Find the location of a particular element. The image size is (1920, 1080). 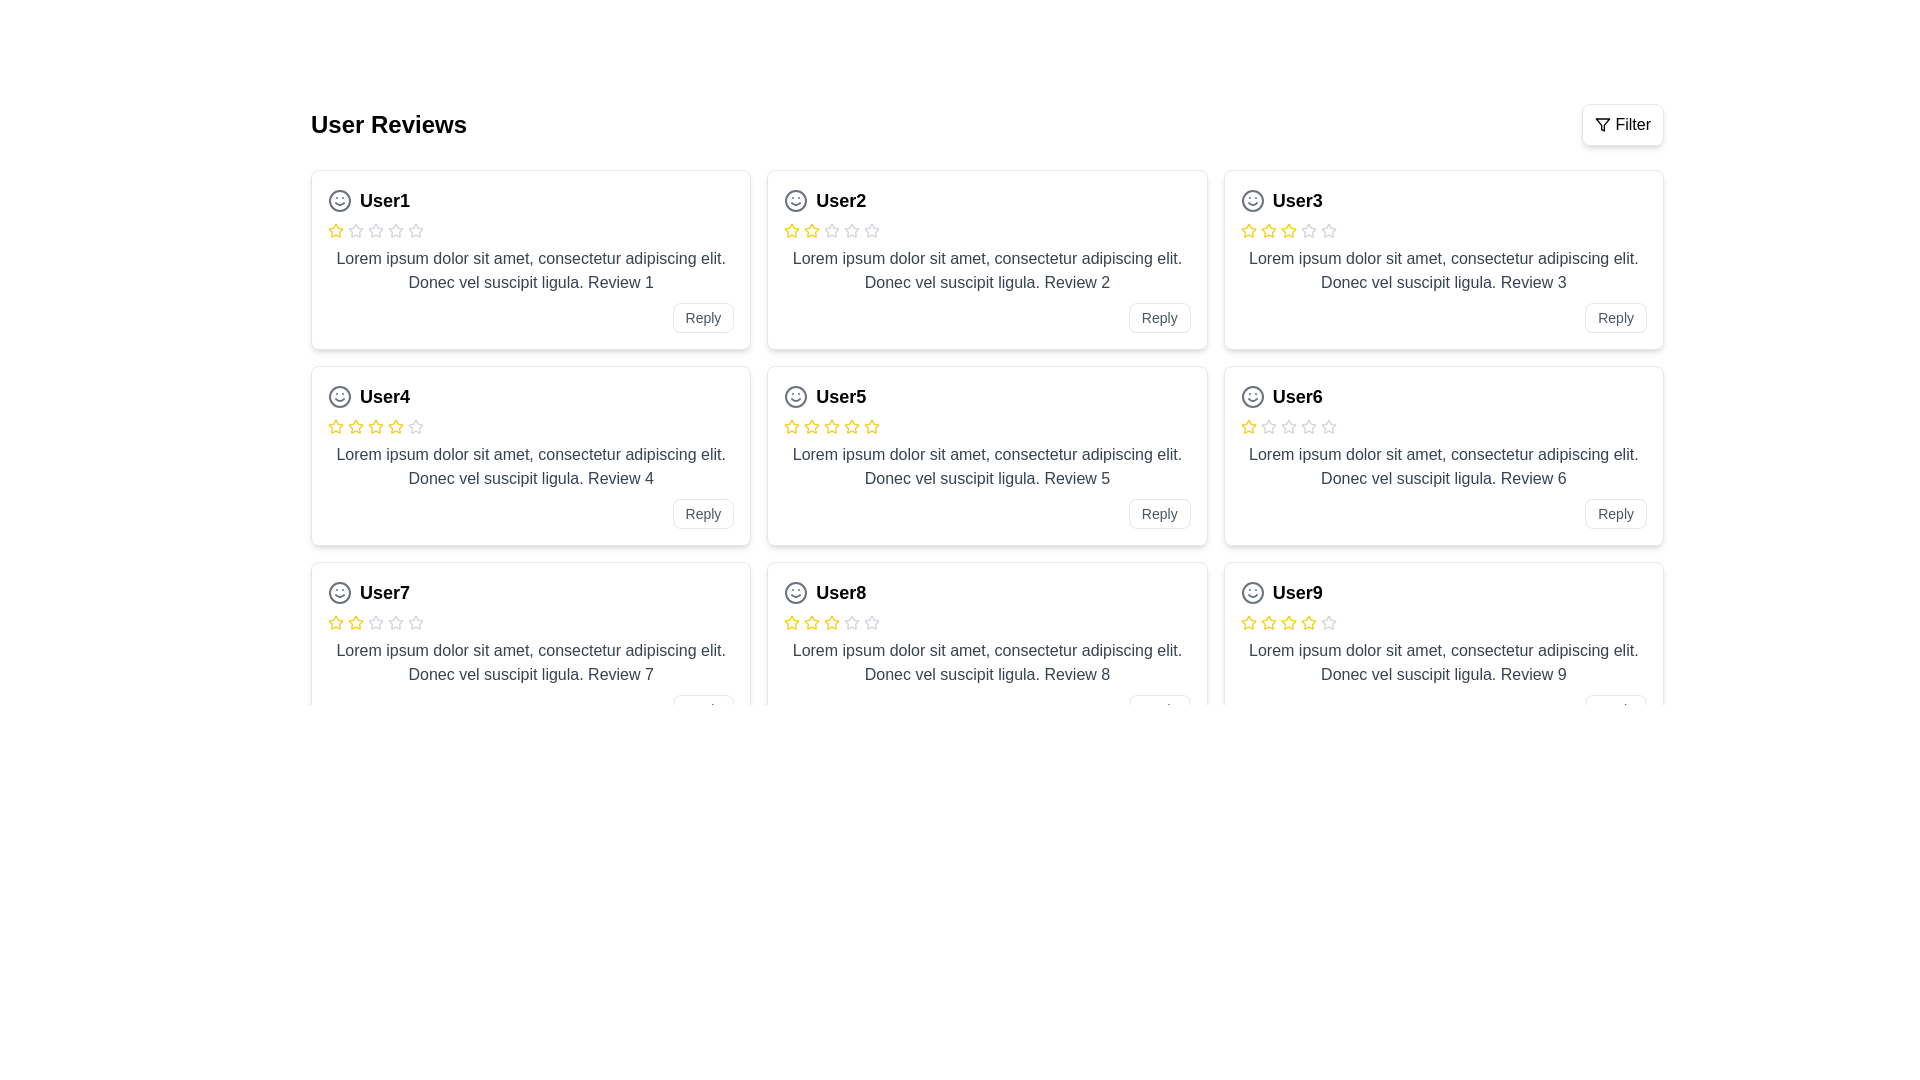

the 'Reply' button located at the bottom right corner of the card for 'User6' to respond to the review is located at coordinates (1616, 512).